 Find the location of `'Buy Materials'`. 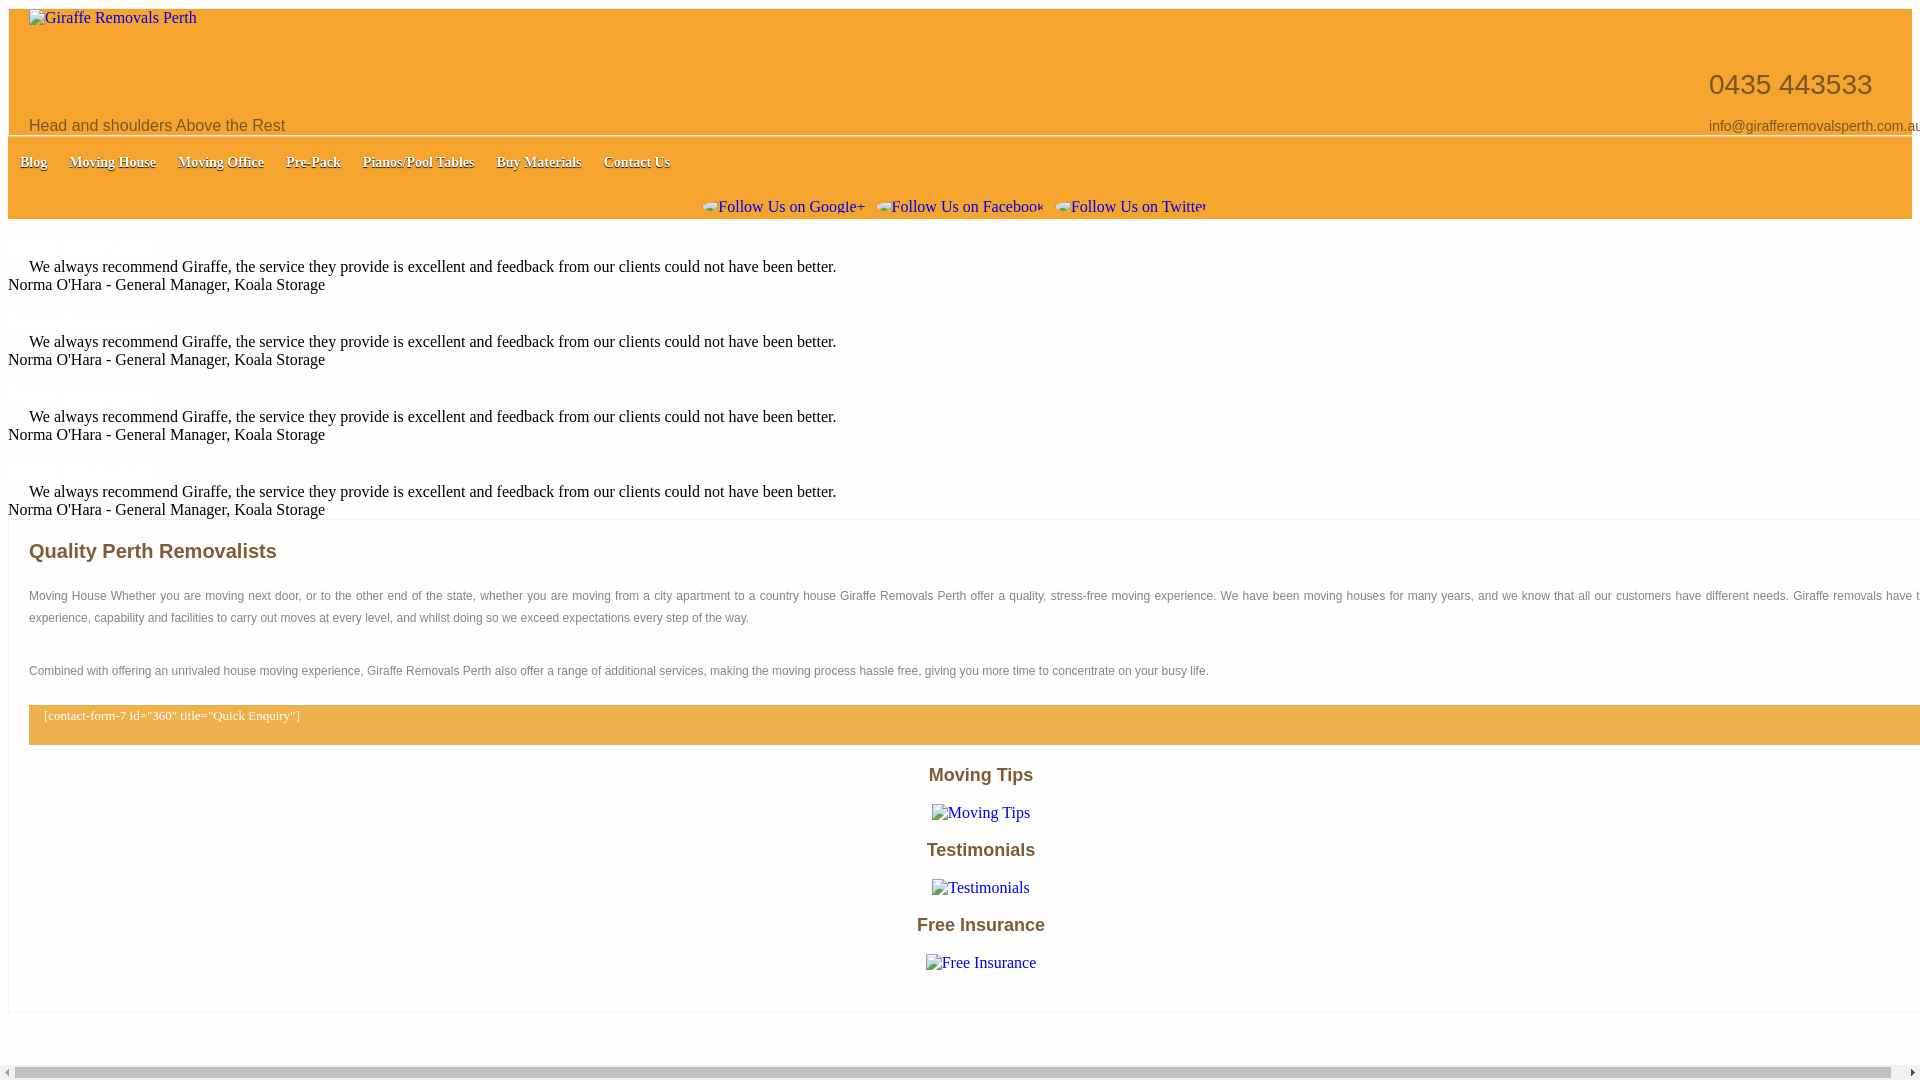

'Buy Materials' is located at coordinates (538, 161).